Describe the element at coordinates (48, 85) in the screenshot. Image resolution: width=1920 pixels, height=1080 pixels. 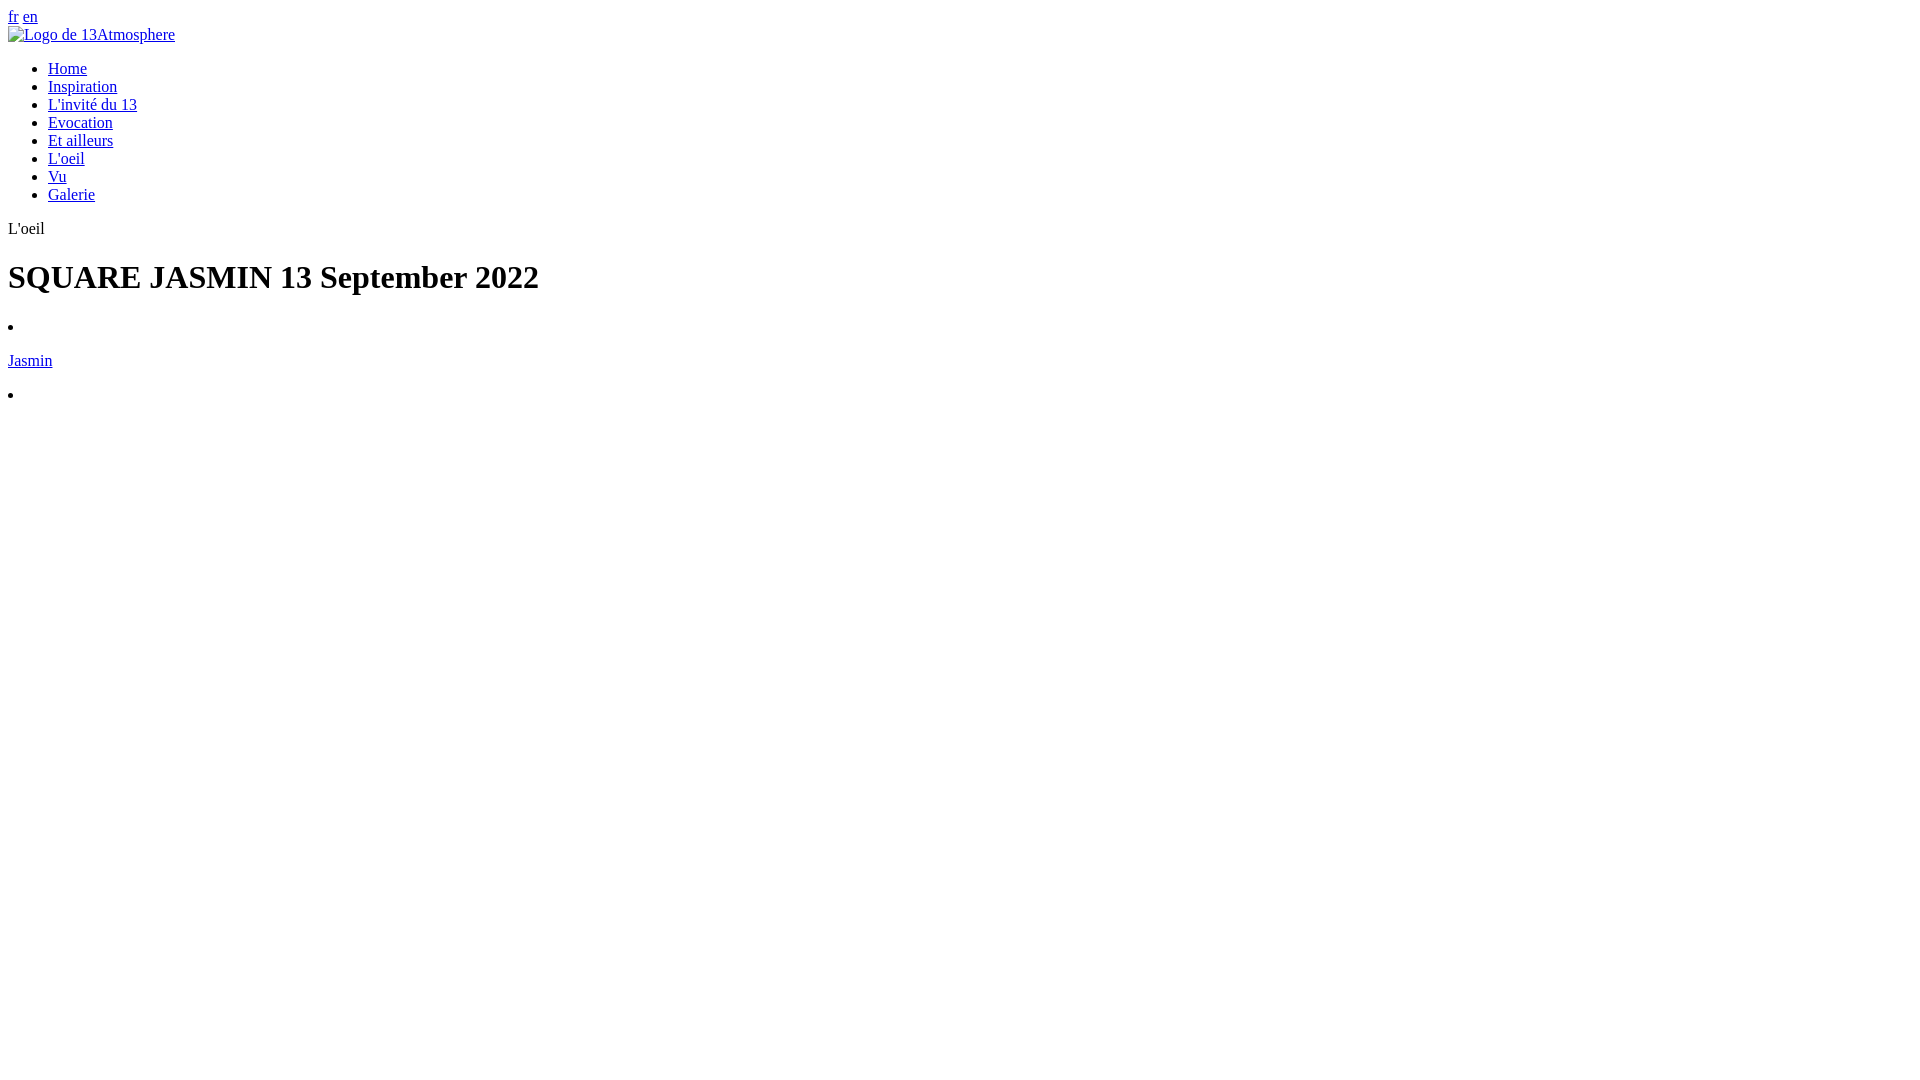
I see `'Inspiration'` at that location.